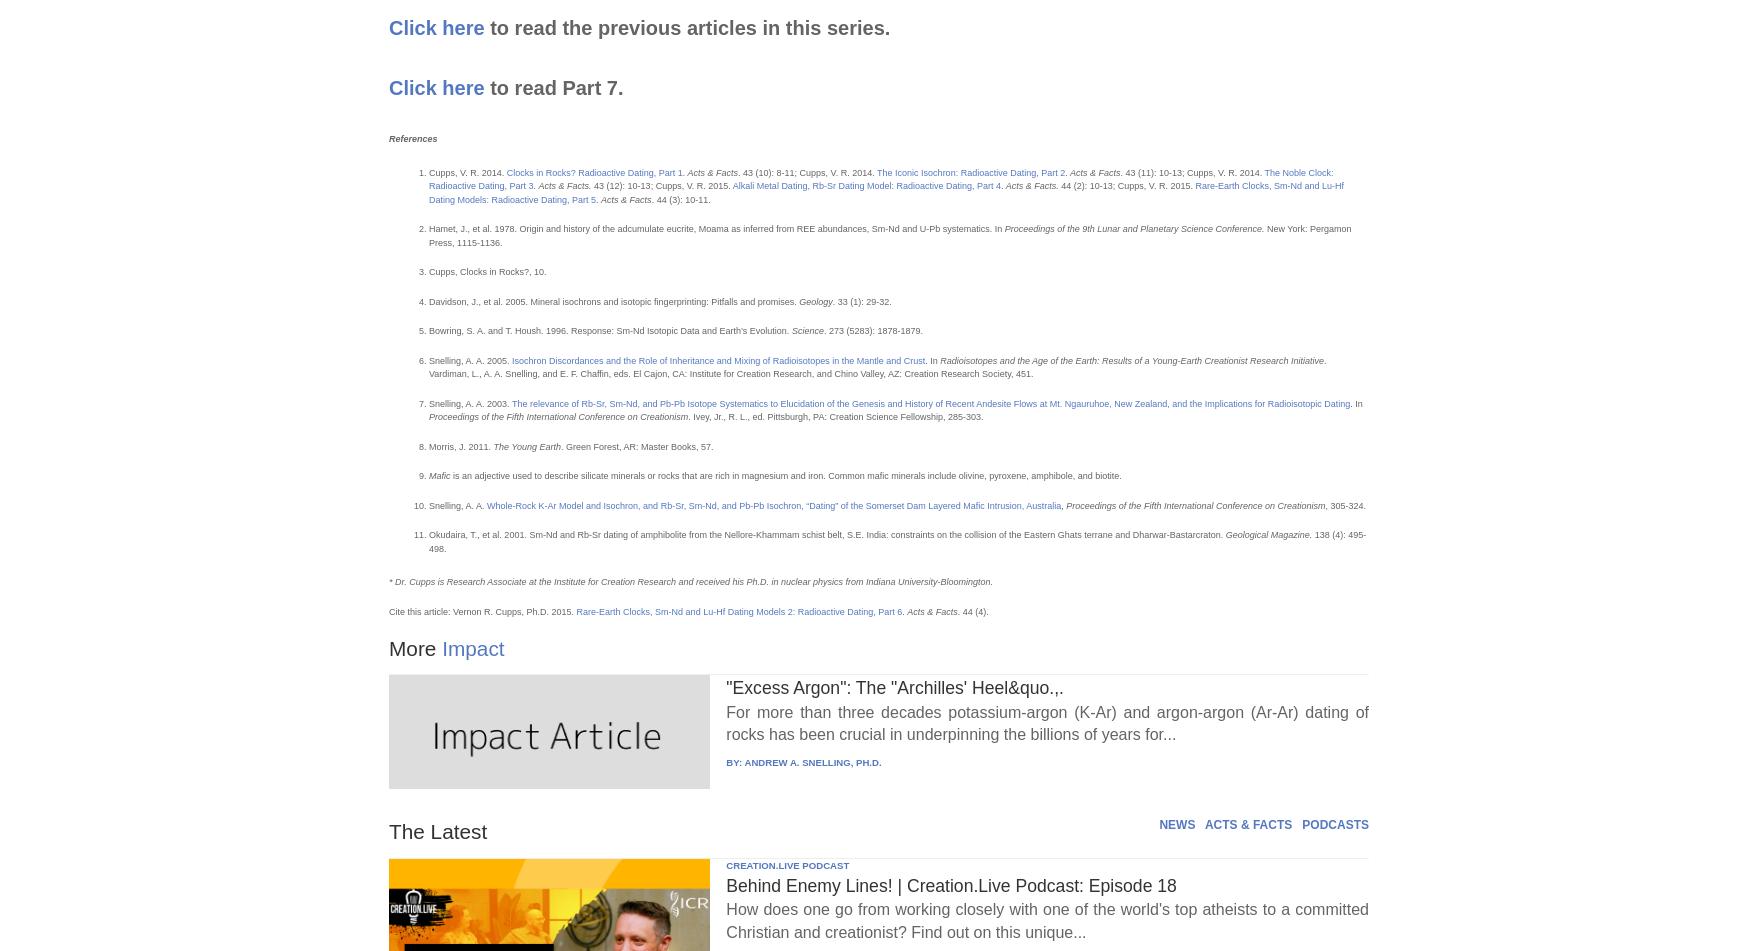 Image resolution: width=1758 pixels, height=951 pixels. I want to click on 'Clocks in Rocks? Radioactive Dating, Part 1', so click(594, 172).